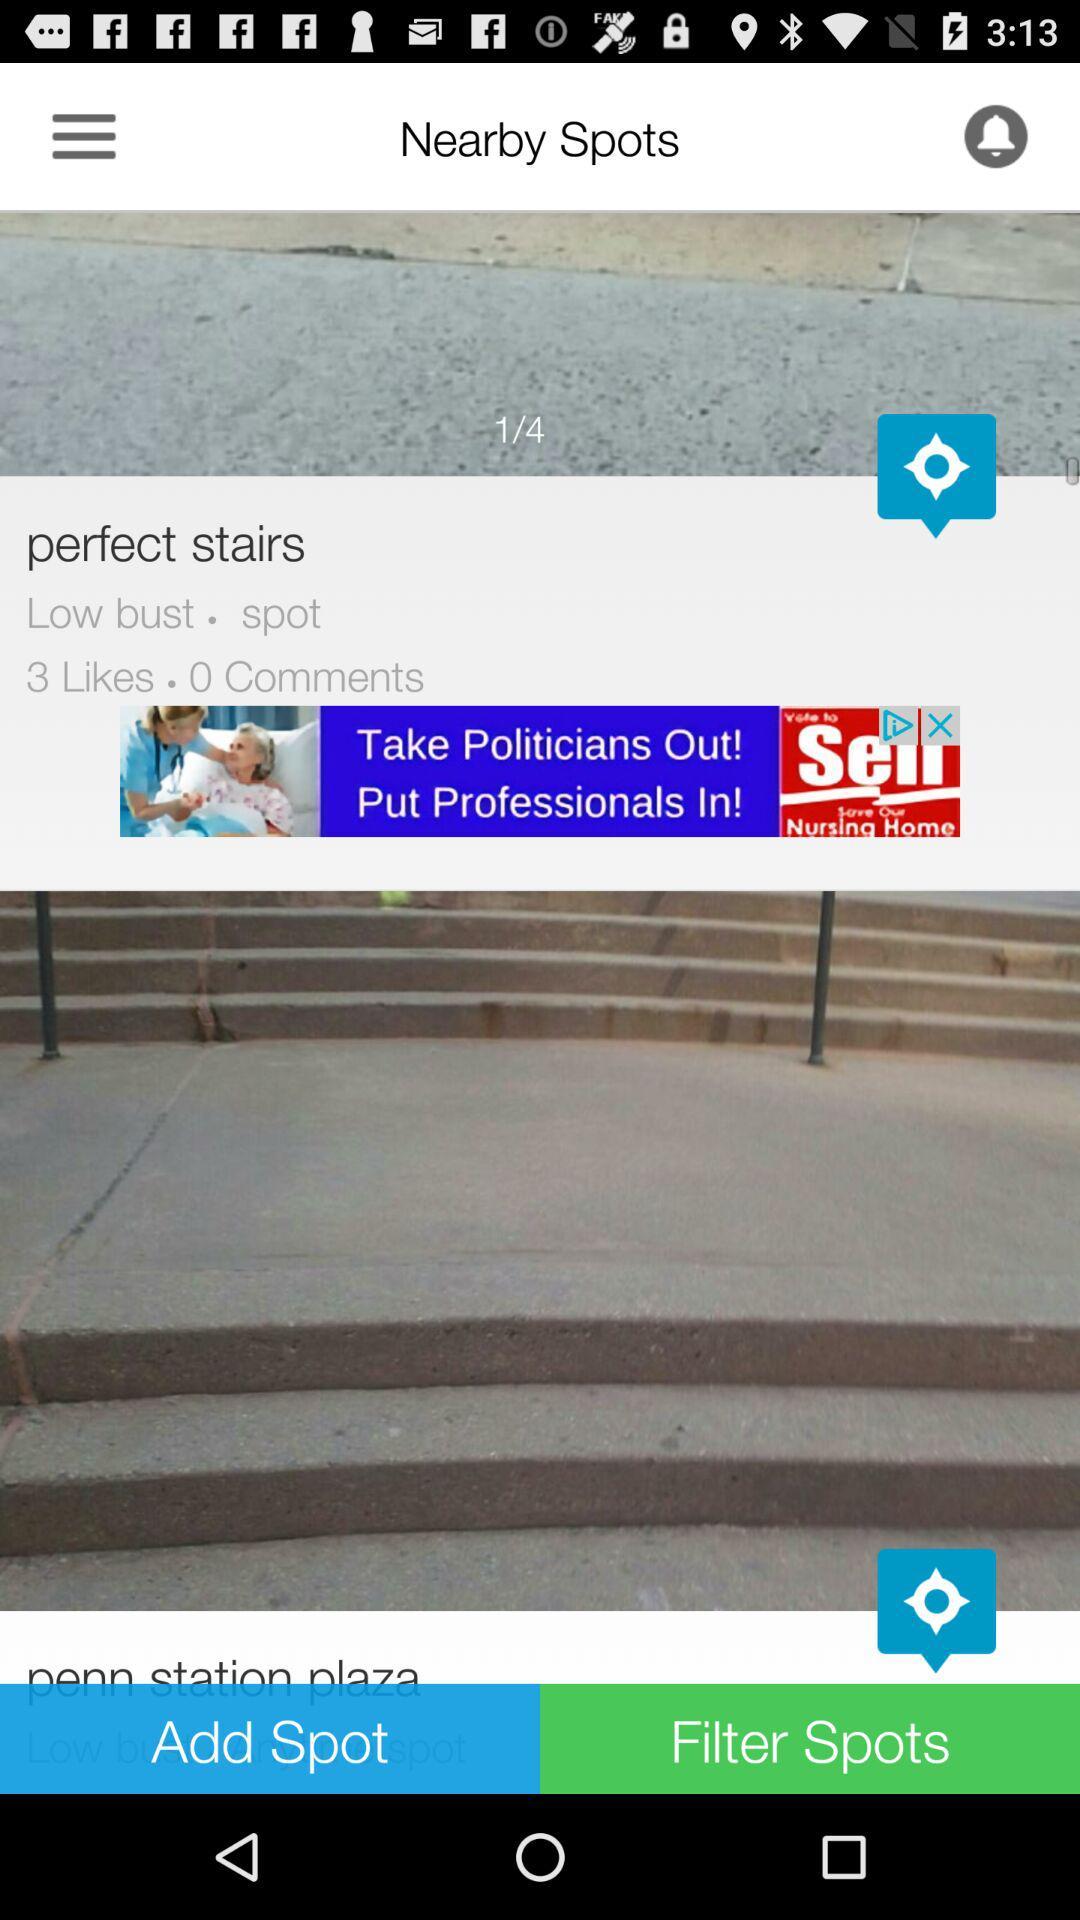 This screenshot has height=1920, width=1080. Describe the element at coordinates (936, 1611) in the screenshot. I see `map` at that location.